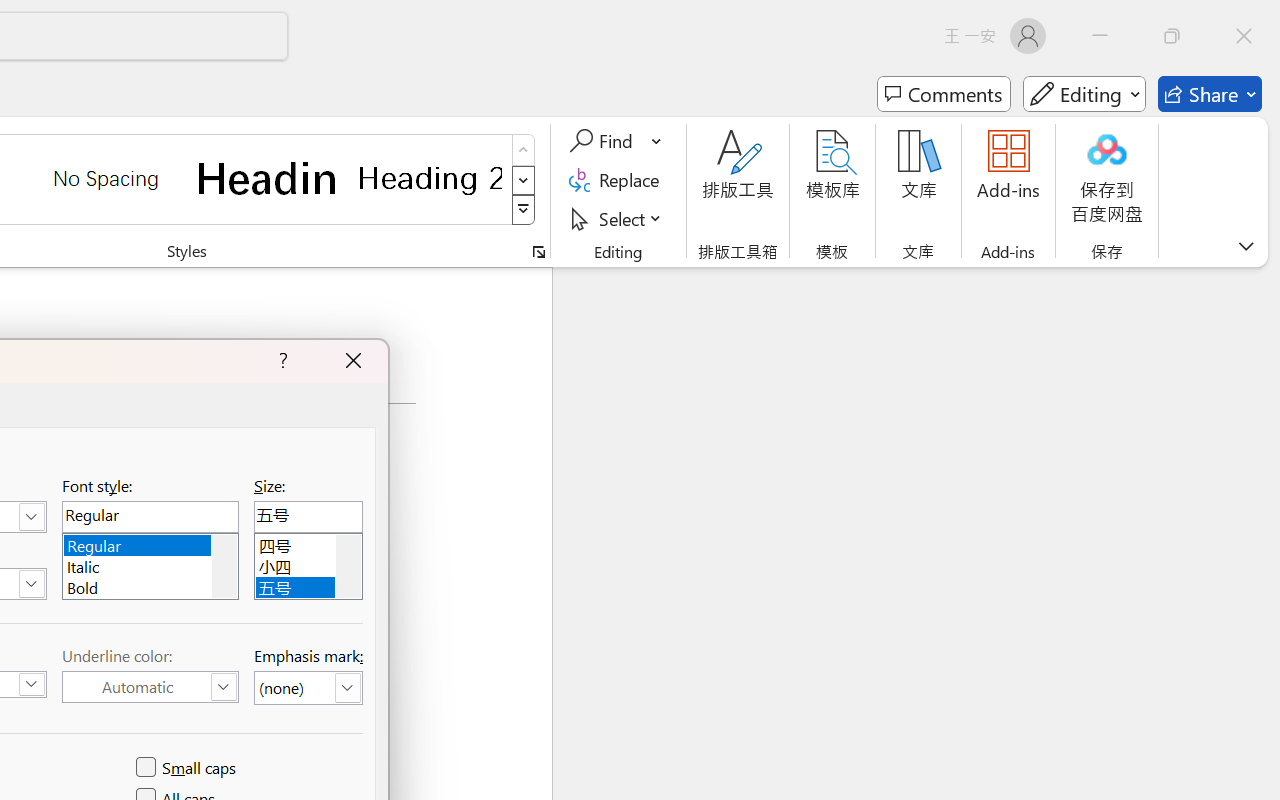 This screenshot has width=1280, height=800. I want to click on 'Select', so click(617, 218).